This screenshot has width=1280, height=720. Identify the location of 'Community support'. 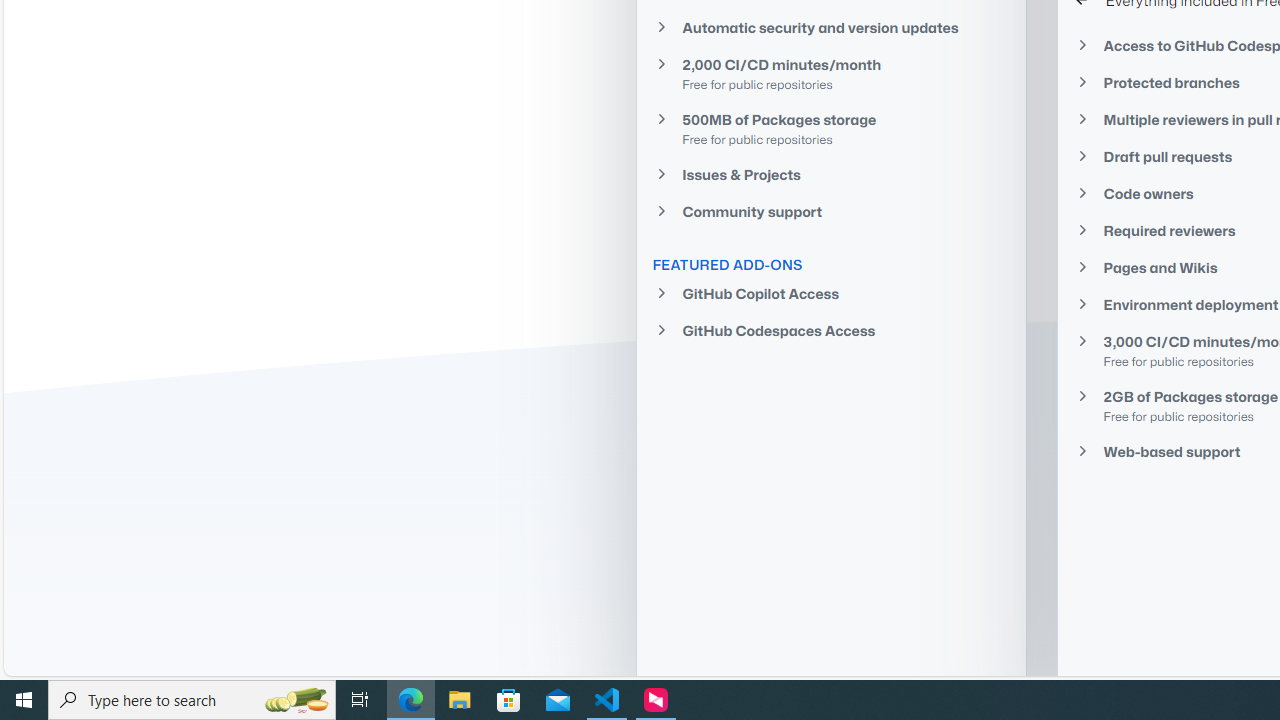
(830, 212).